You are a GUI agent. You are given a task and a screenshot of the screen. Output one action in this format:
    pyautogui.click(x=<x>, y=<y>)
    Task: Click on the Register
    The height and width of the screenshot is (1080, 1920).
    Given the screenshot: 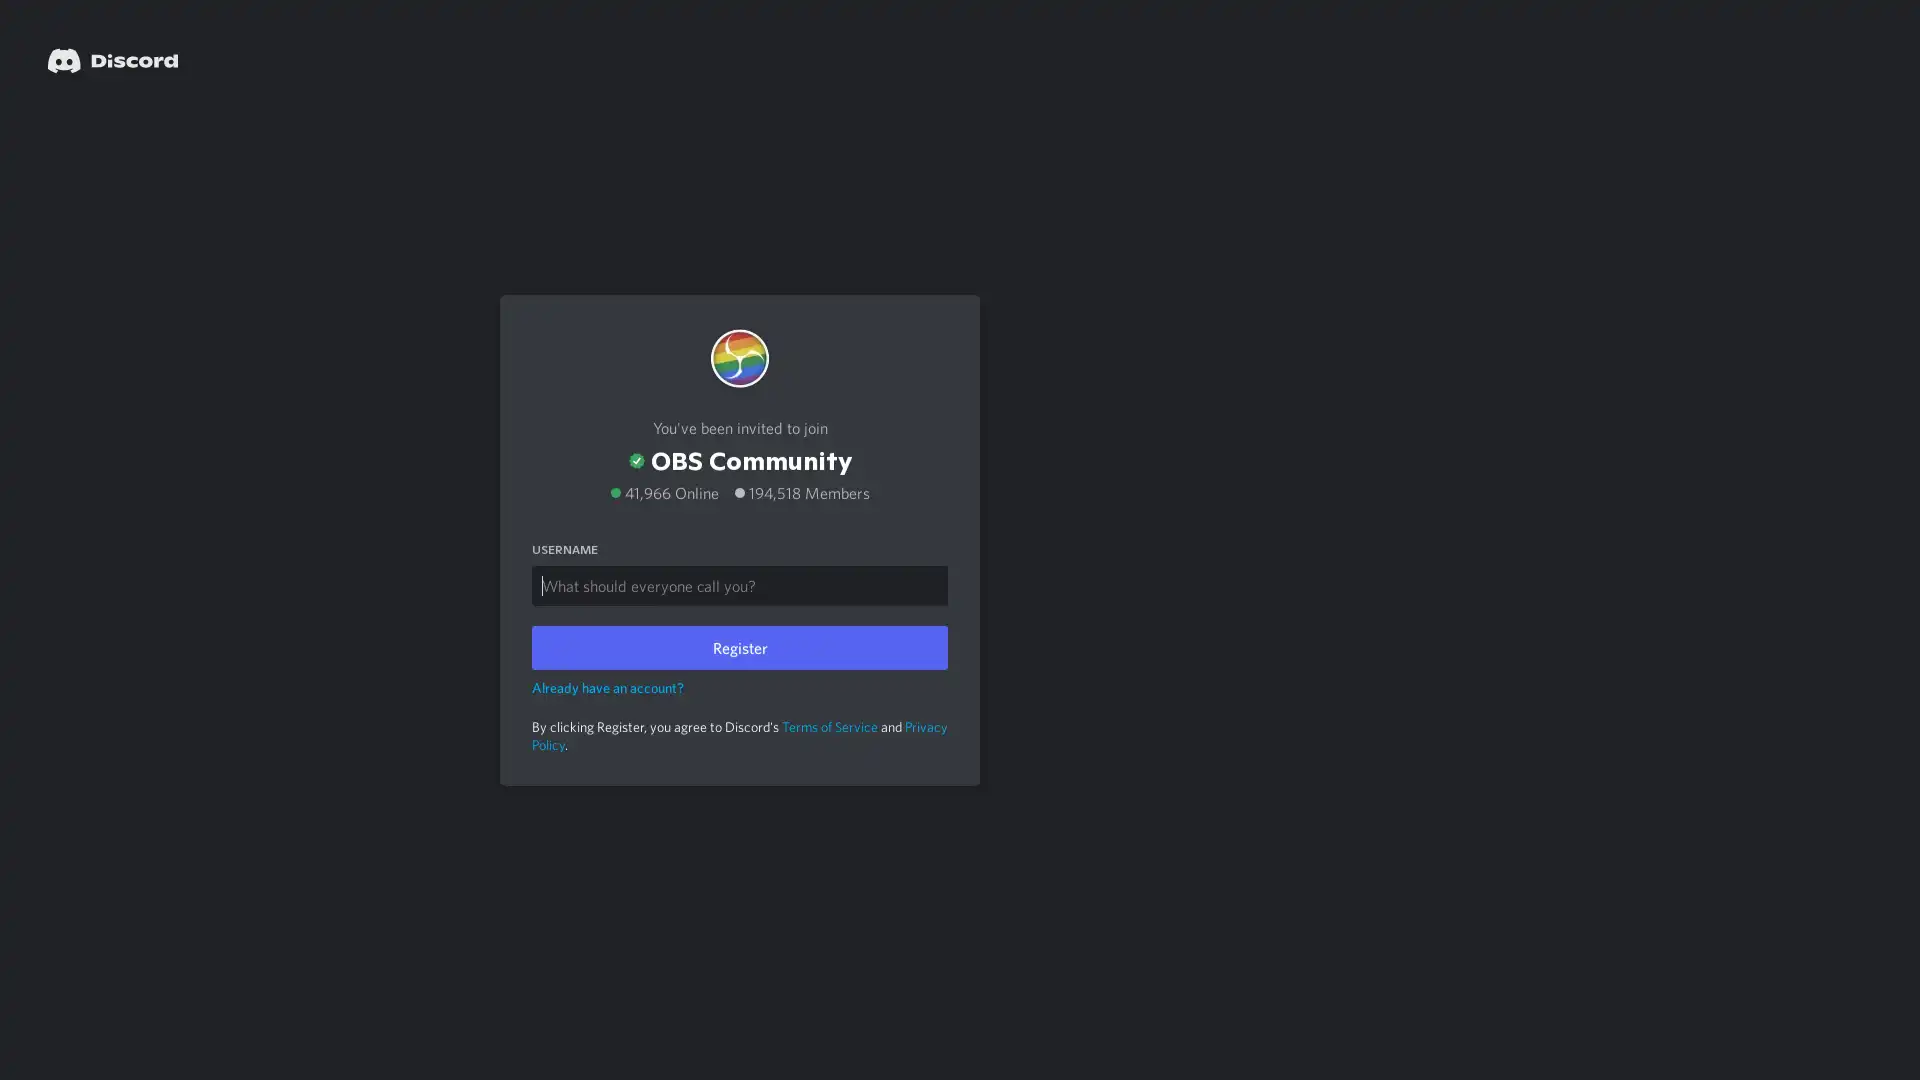 What is the action you would take?
    pyautogui.click(x=738, y=647)
    